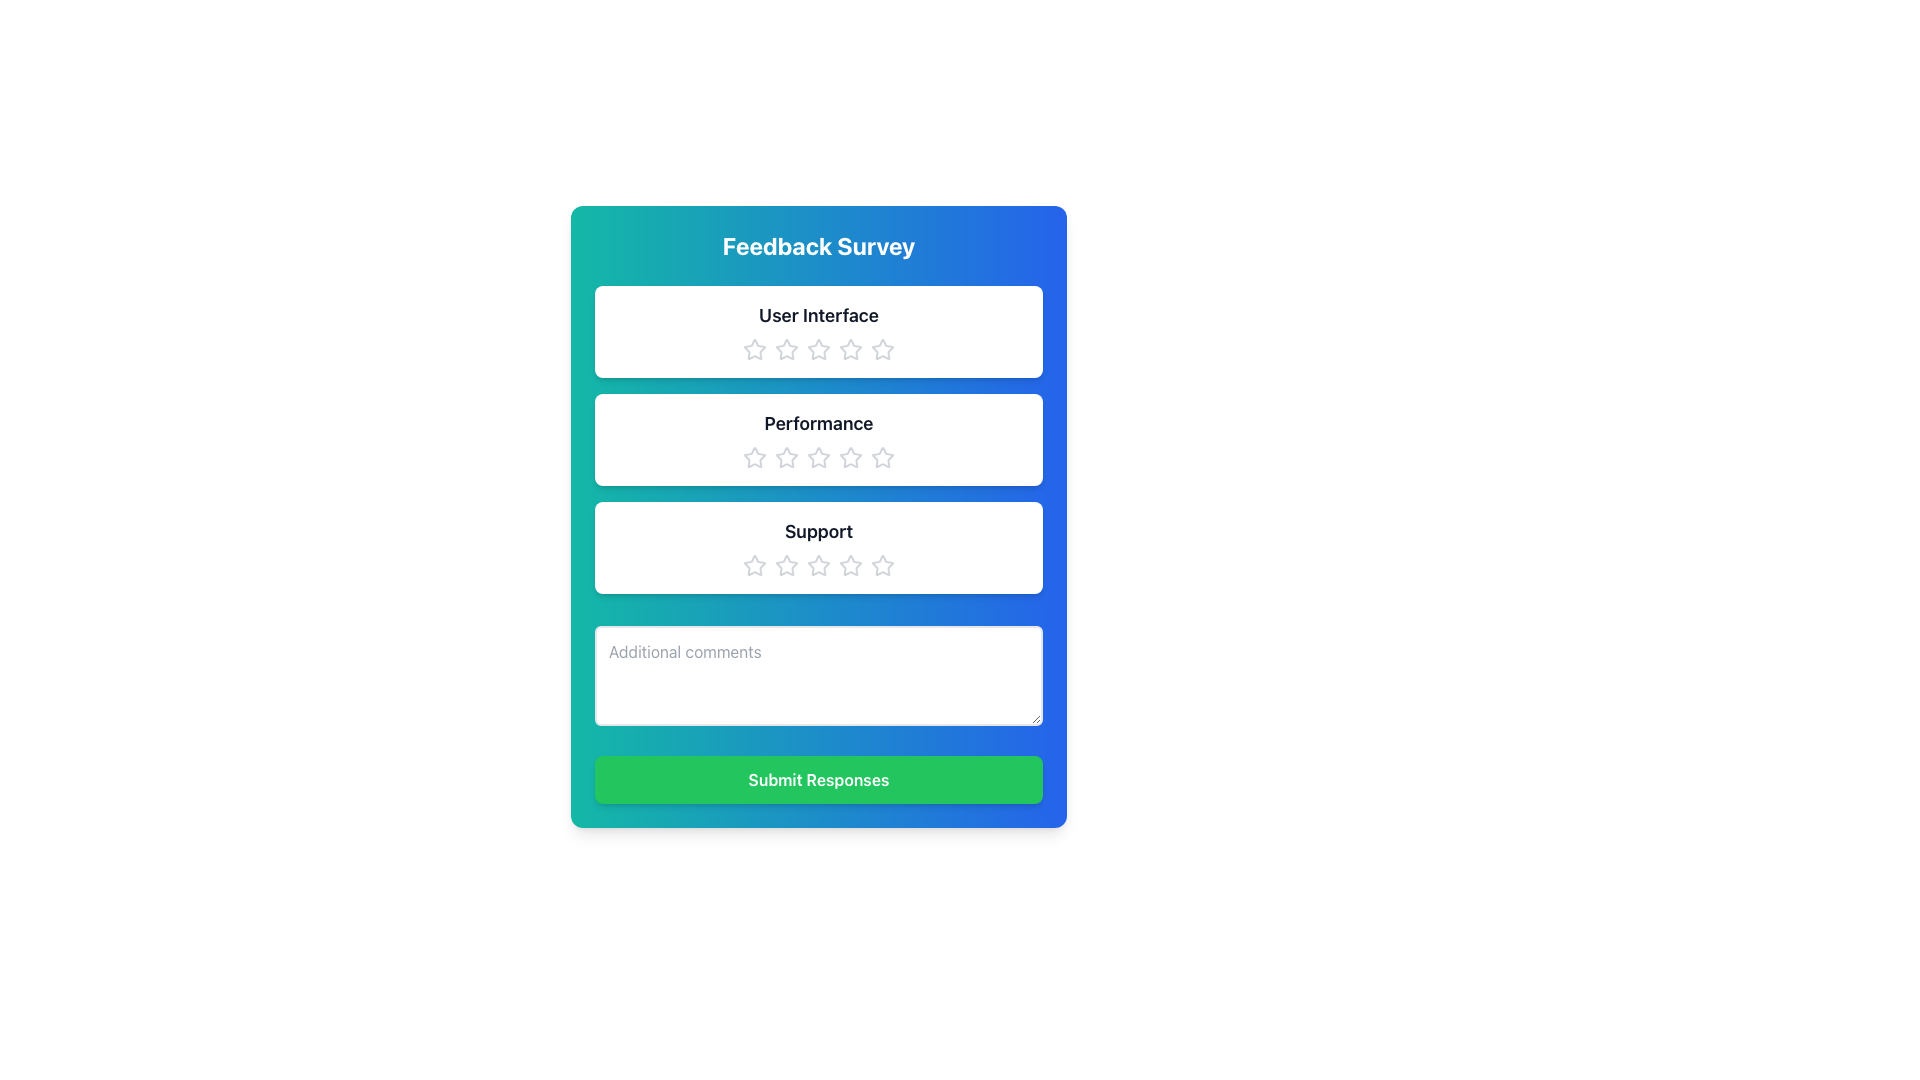 The width and height of the screenshot is (1920, 1080). Describe the element at coordinates (850, 565) in the screenshot. I see `the second star icon in the five-star rating component under the 'Support' section of the survey form to provide visual feedback` at that location.